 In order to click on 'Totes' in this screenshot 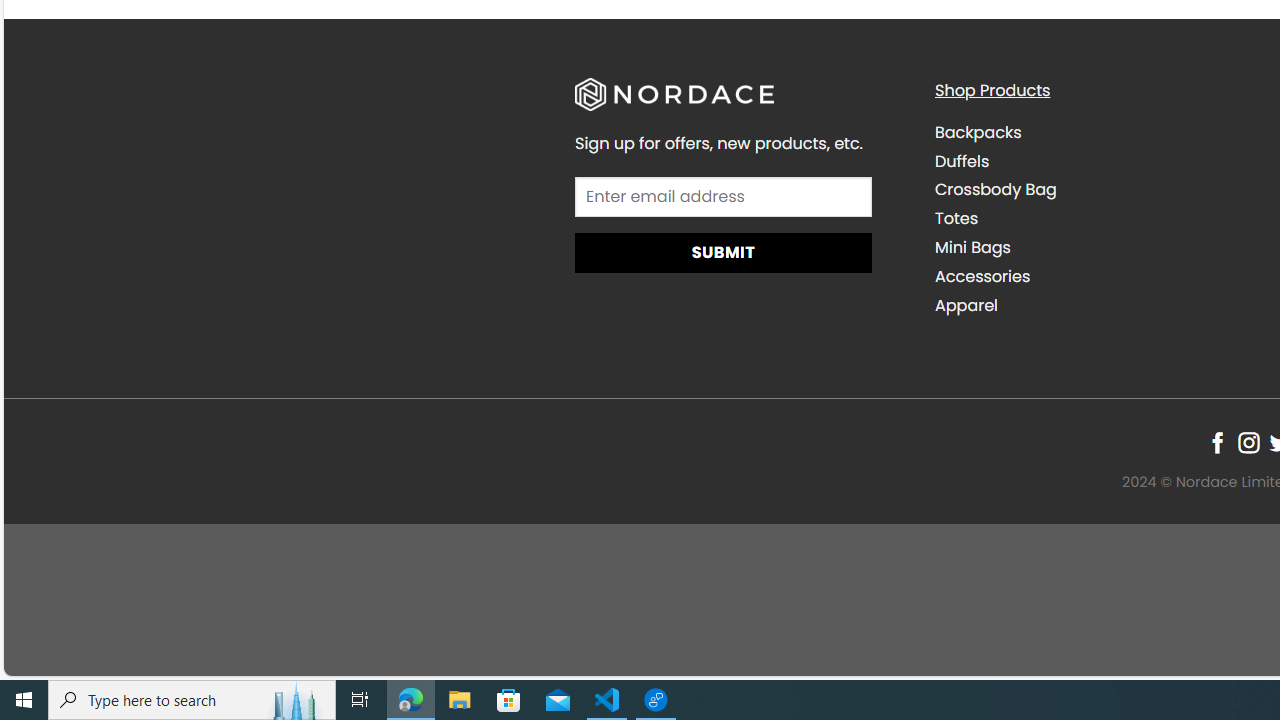, I will do `click(1098, 218)`.